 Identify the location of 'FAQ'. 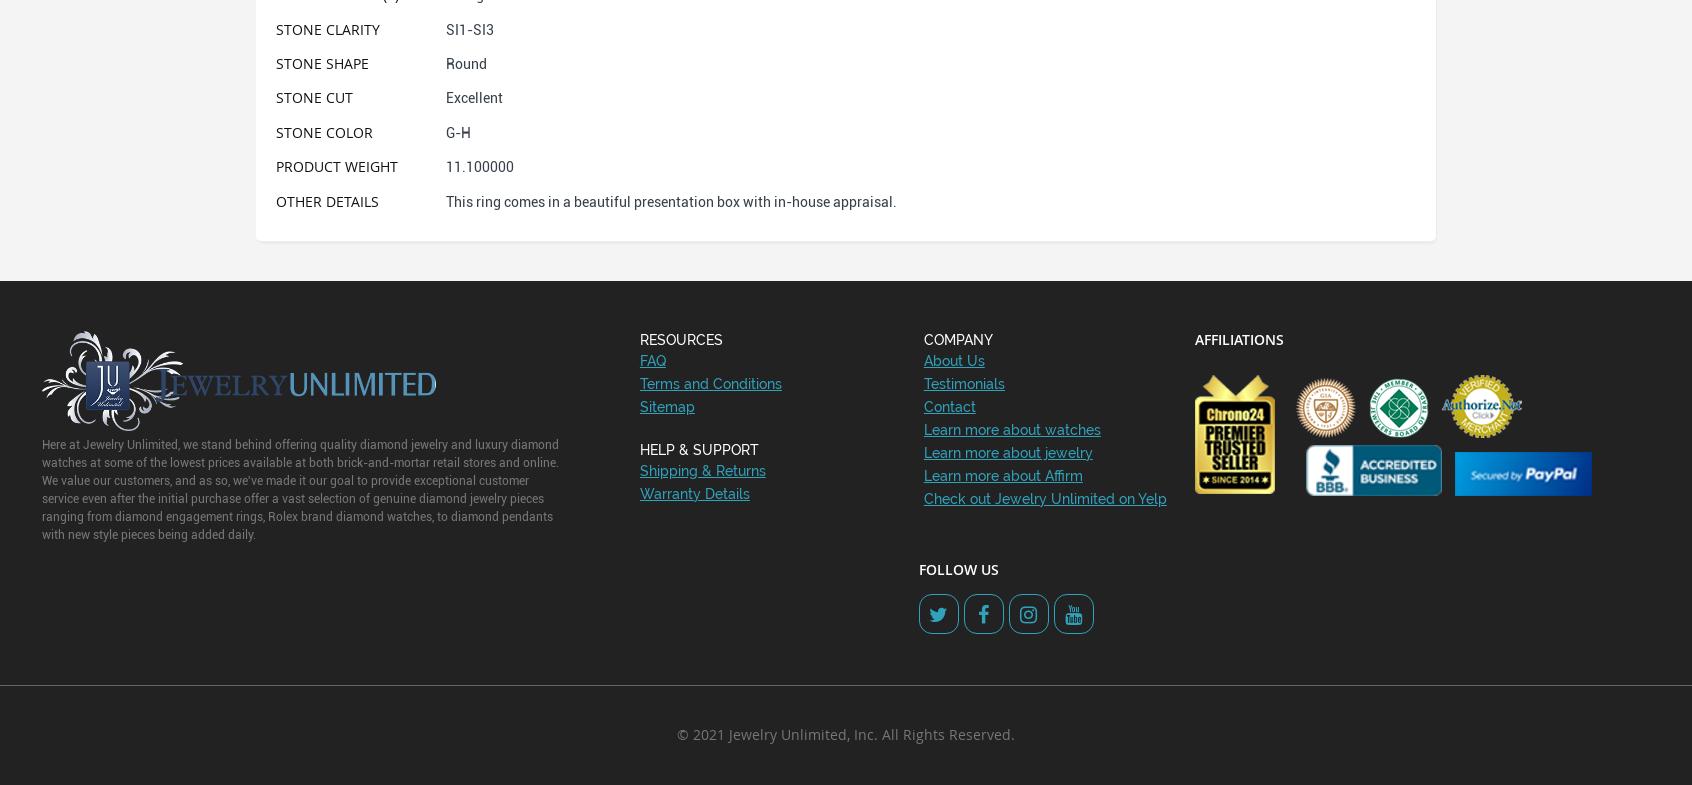
(651, 360).